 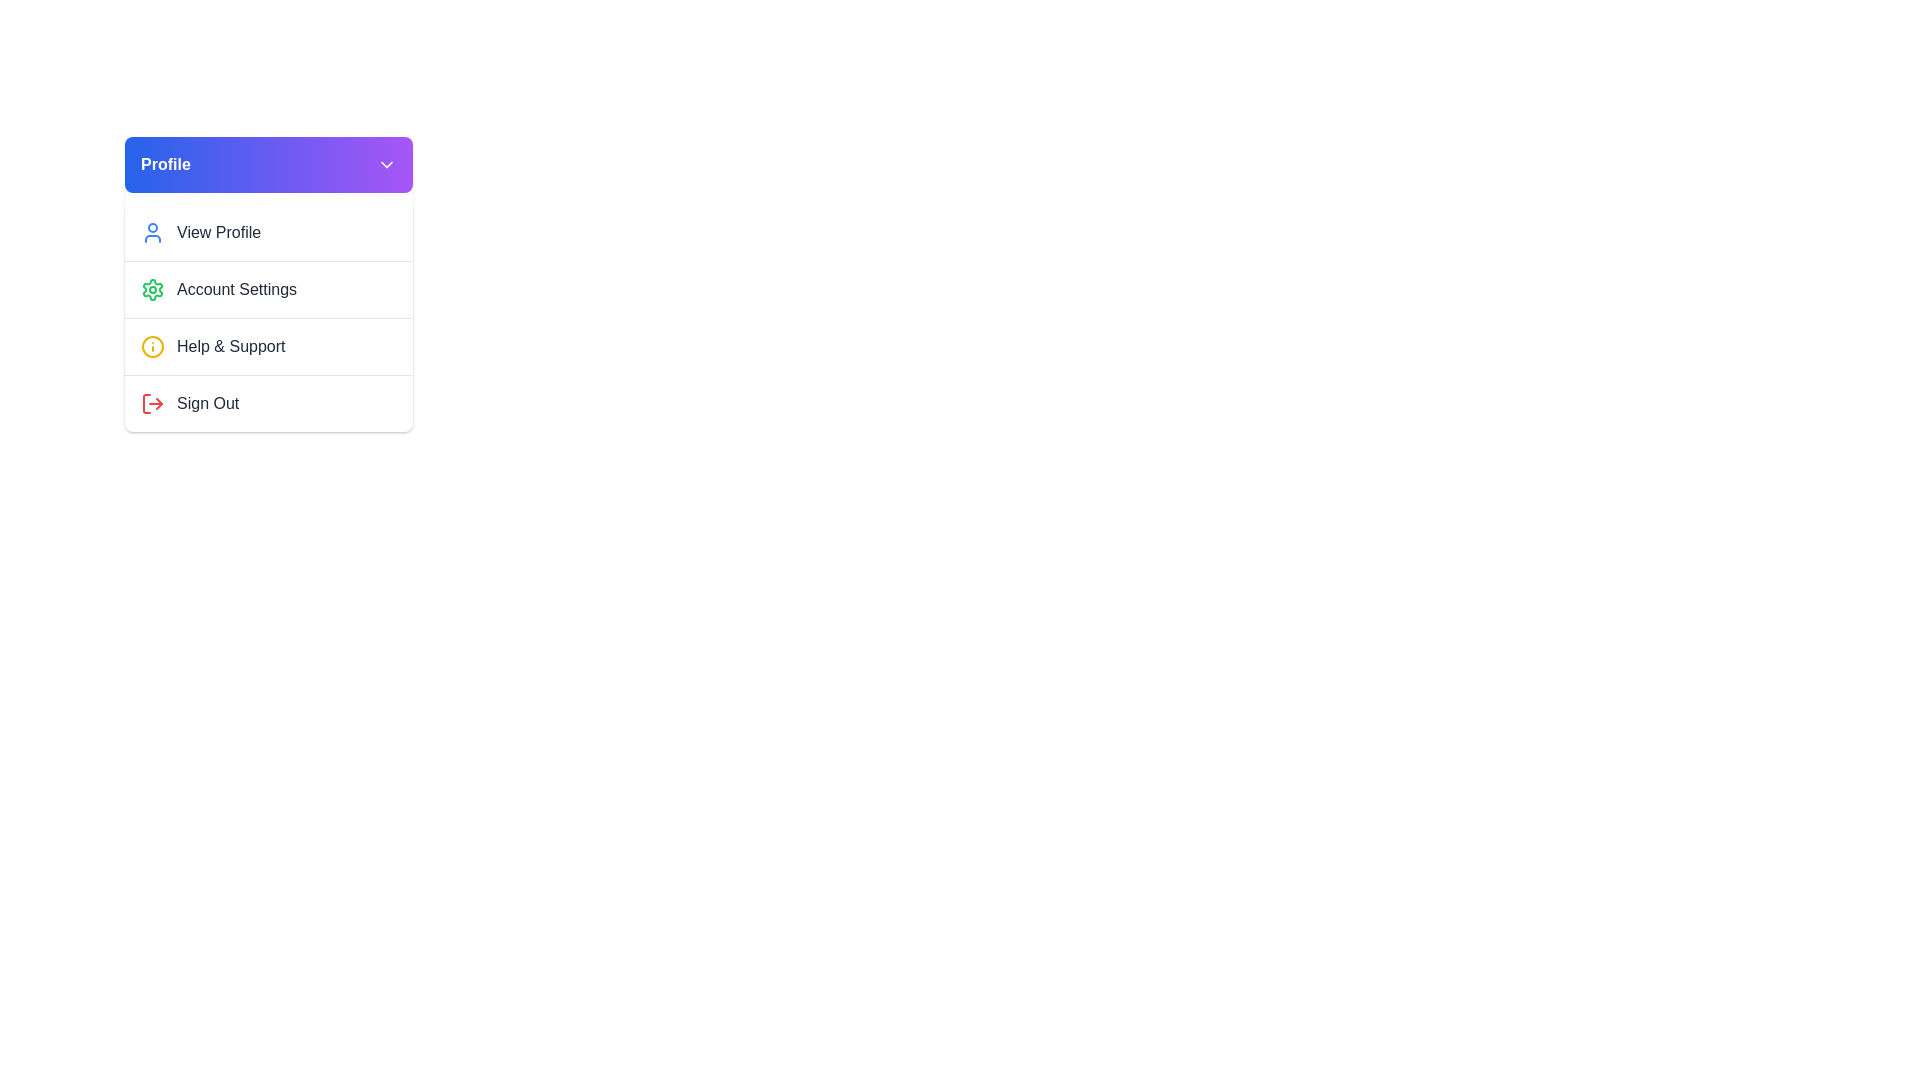 I want to click on the 'Account Settings' text label in the vertical menu, which is located below 'View Profile' and above 'Help & Support', and is aligned with a green gear icon to its left, so click(x=237, y=289).